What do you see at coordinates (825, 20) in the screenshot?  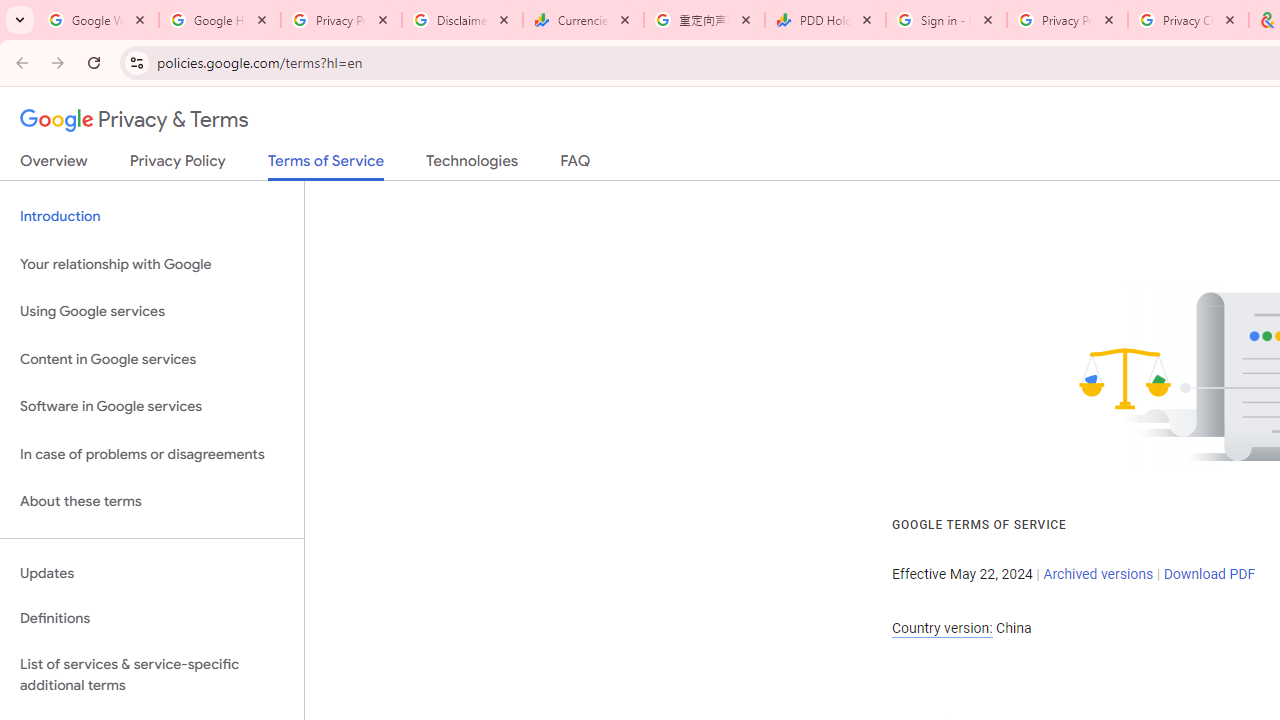 I see `'PDD Holdings Inc - ADR (PDD) Price & News - Google Finance'` at bounding box center [825, 20].